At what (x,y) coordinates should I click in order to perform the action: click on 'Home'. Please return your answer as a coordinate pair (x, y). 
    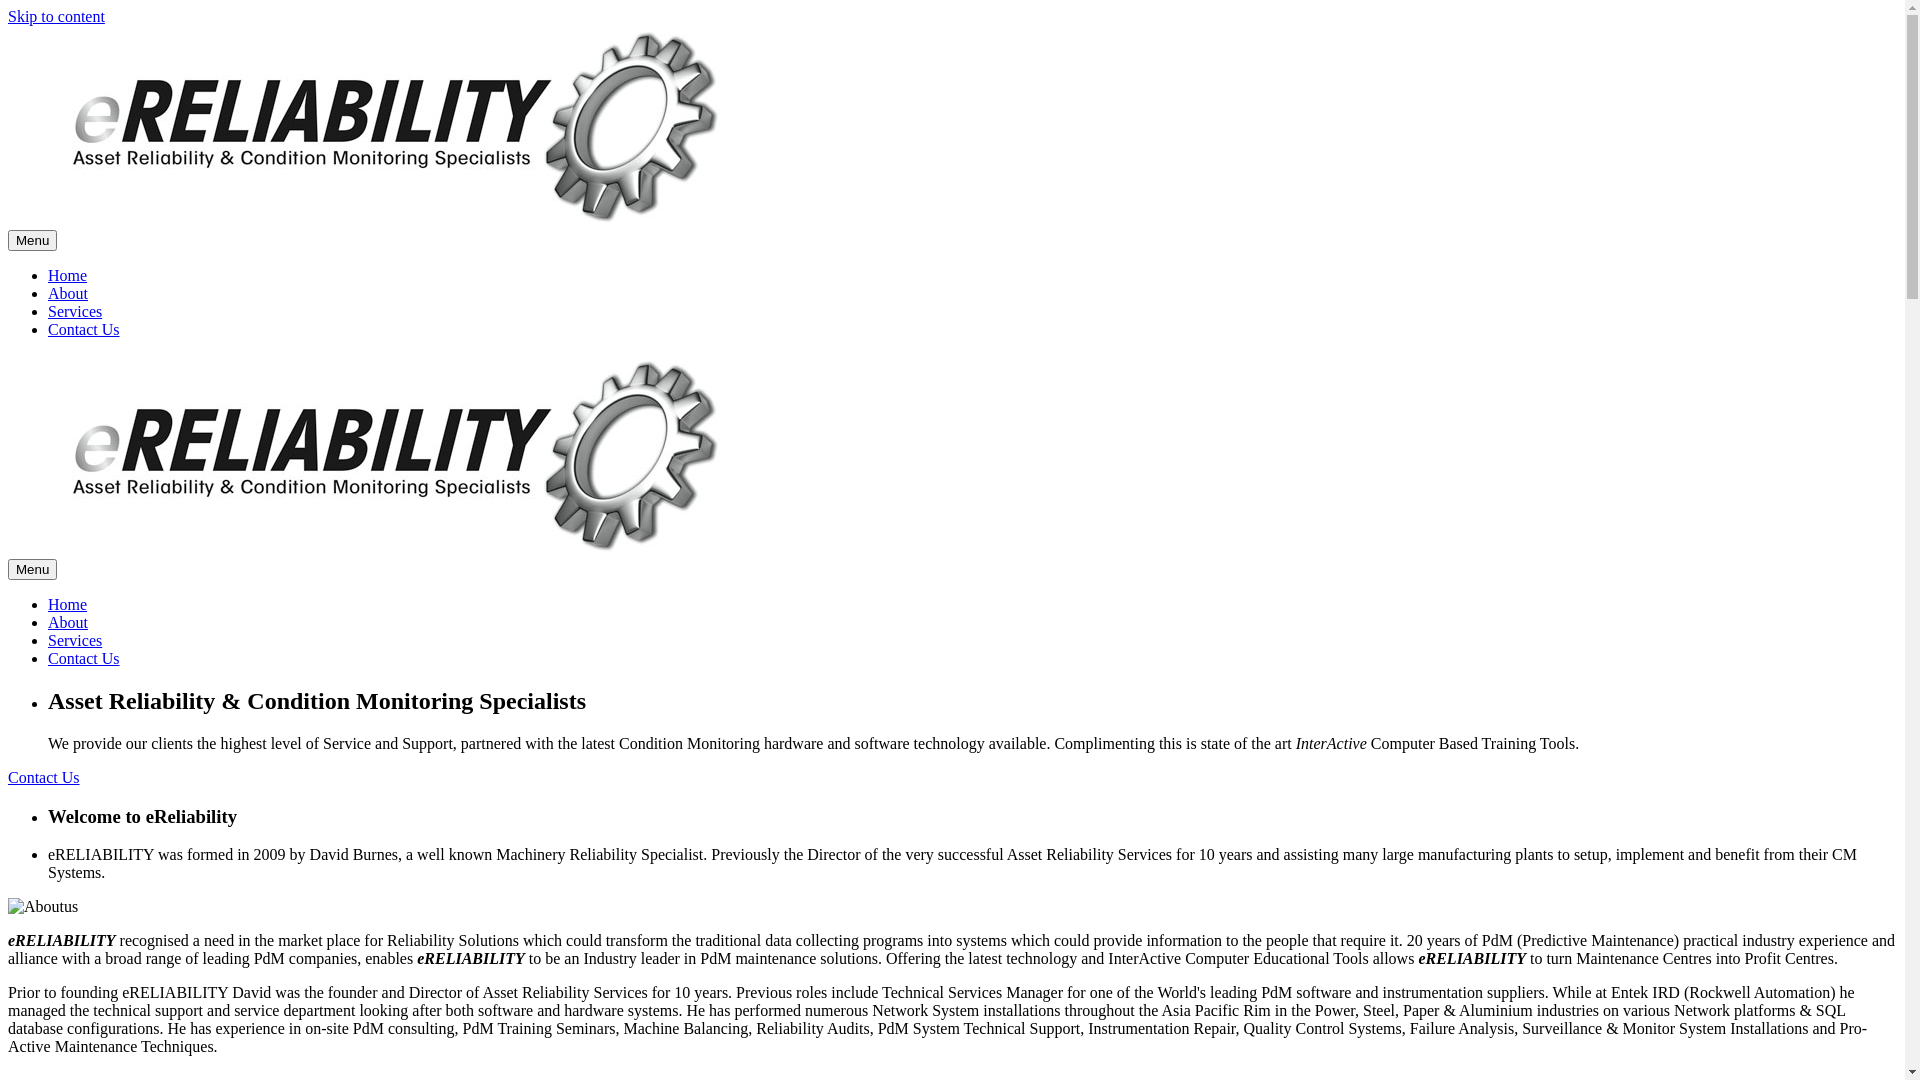
    Looking at the image, I should click on (67, 275).